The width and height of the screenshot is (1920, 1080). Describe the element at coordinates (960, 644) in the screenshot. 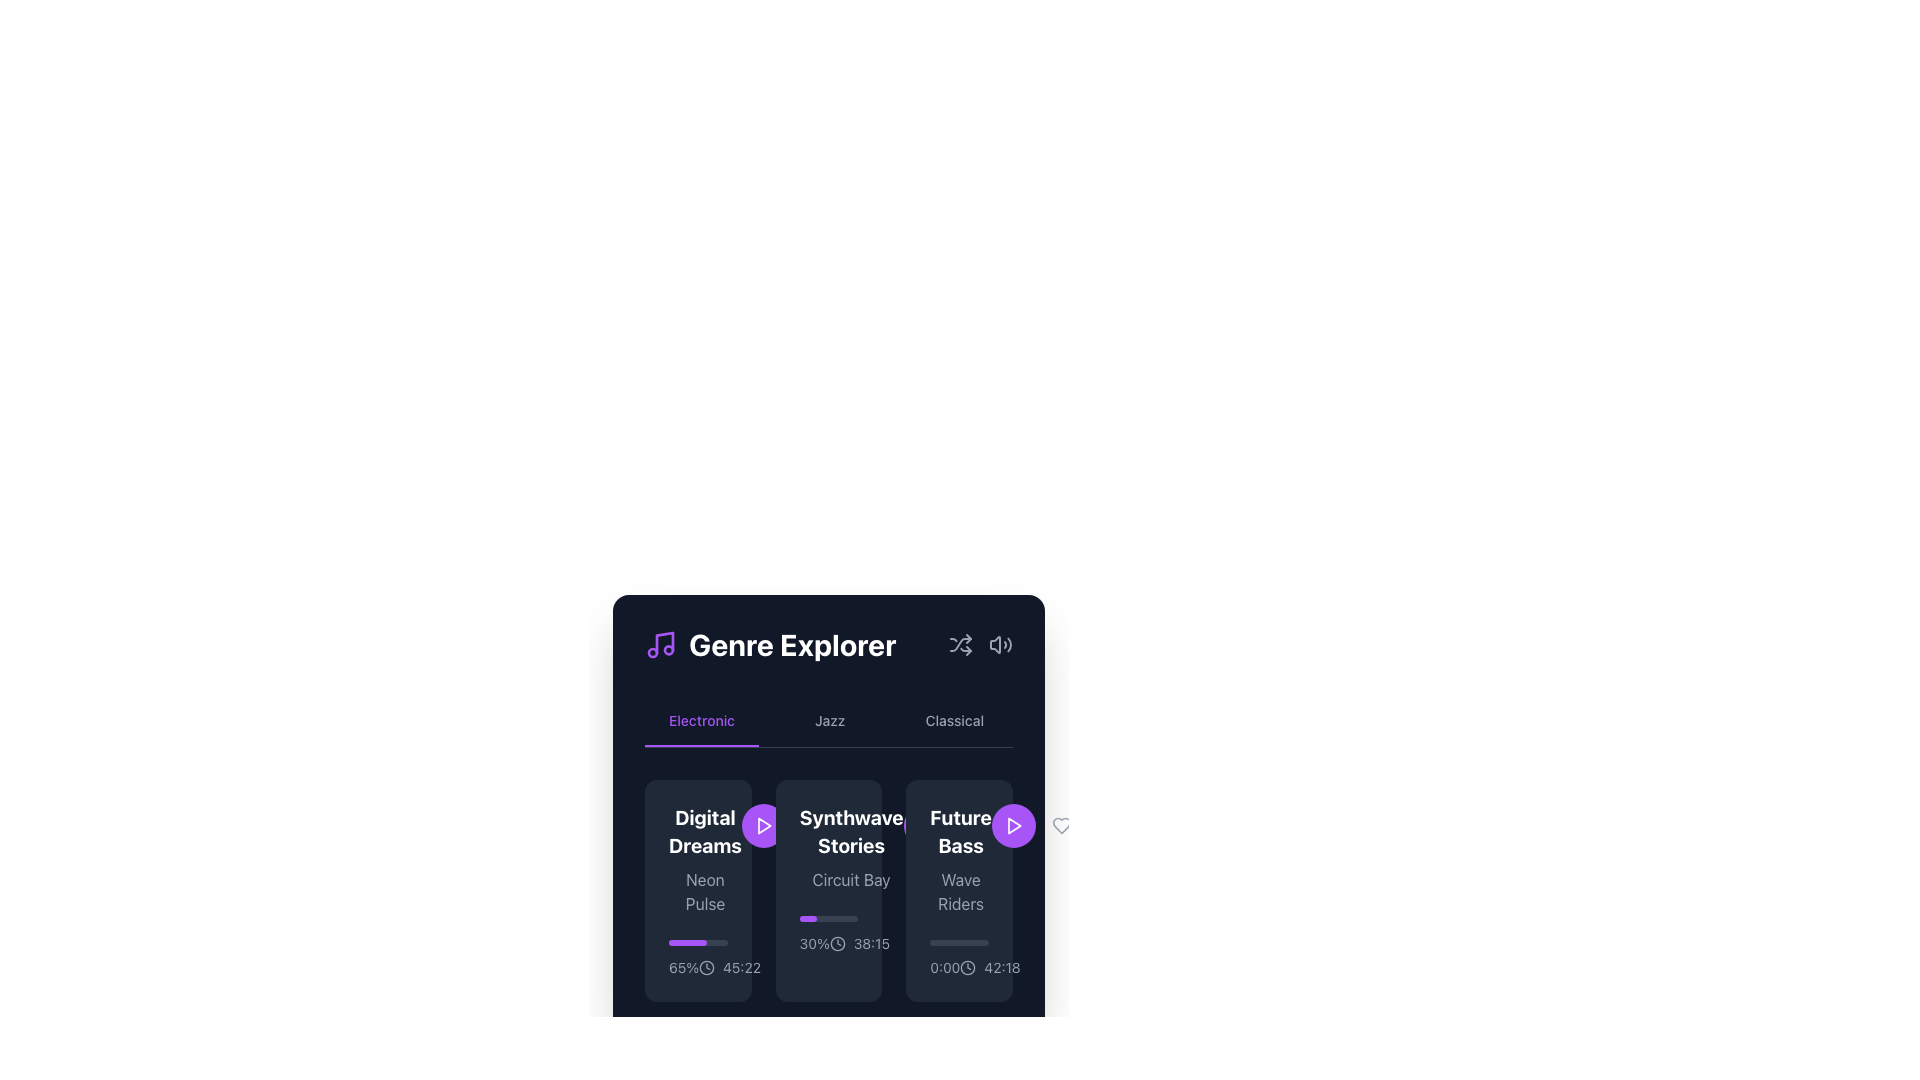

I see `the shuffle icon button, which is represented as two intertwined arrows, to observe the color change from gray to purple` at that location.